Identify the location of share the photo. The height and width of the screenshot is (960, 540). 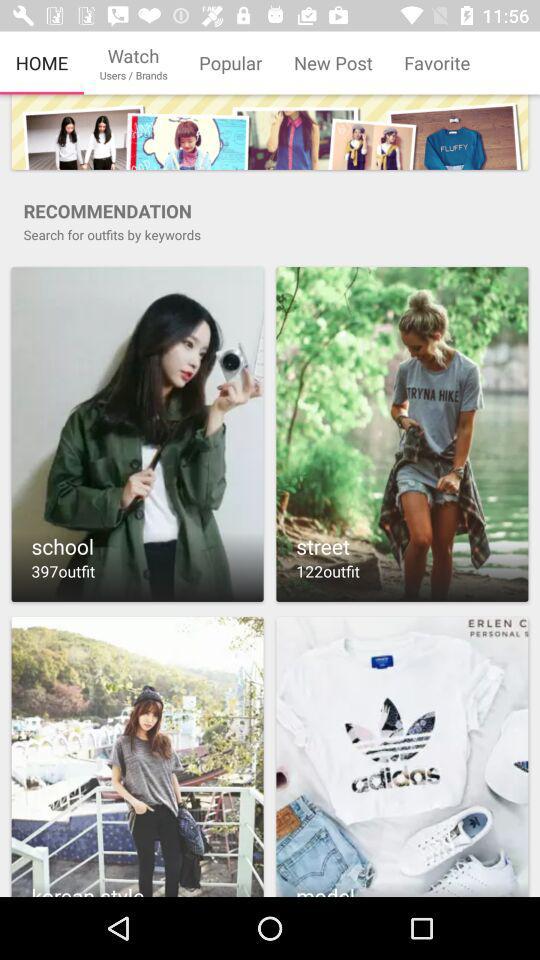
(136, 755).